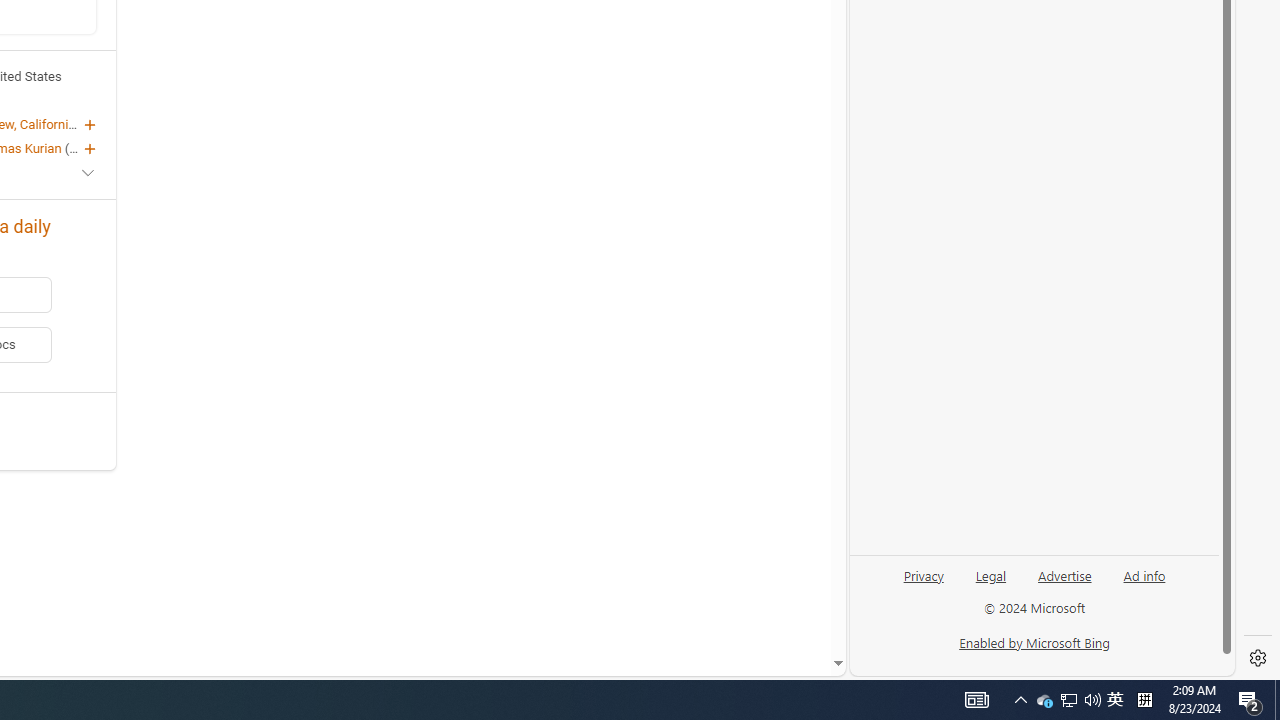 Image resolution: width=1280 pixels, height=720 pixels. What do you see at coordinates (922, 574) in the screenshot?
I see `'Privacy'` at bounding box center [922, 574].